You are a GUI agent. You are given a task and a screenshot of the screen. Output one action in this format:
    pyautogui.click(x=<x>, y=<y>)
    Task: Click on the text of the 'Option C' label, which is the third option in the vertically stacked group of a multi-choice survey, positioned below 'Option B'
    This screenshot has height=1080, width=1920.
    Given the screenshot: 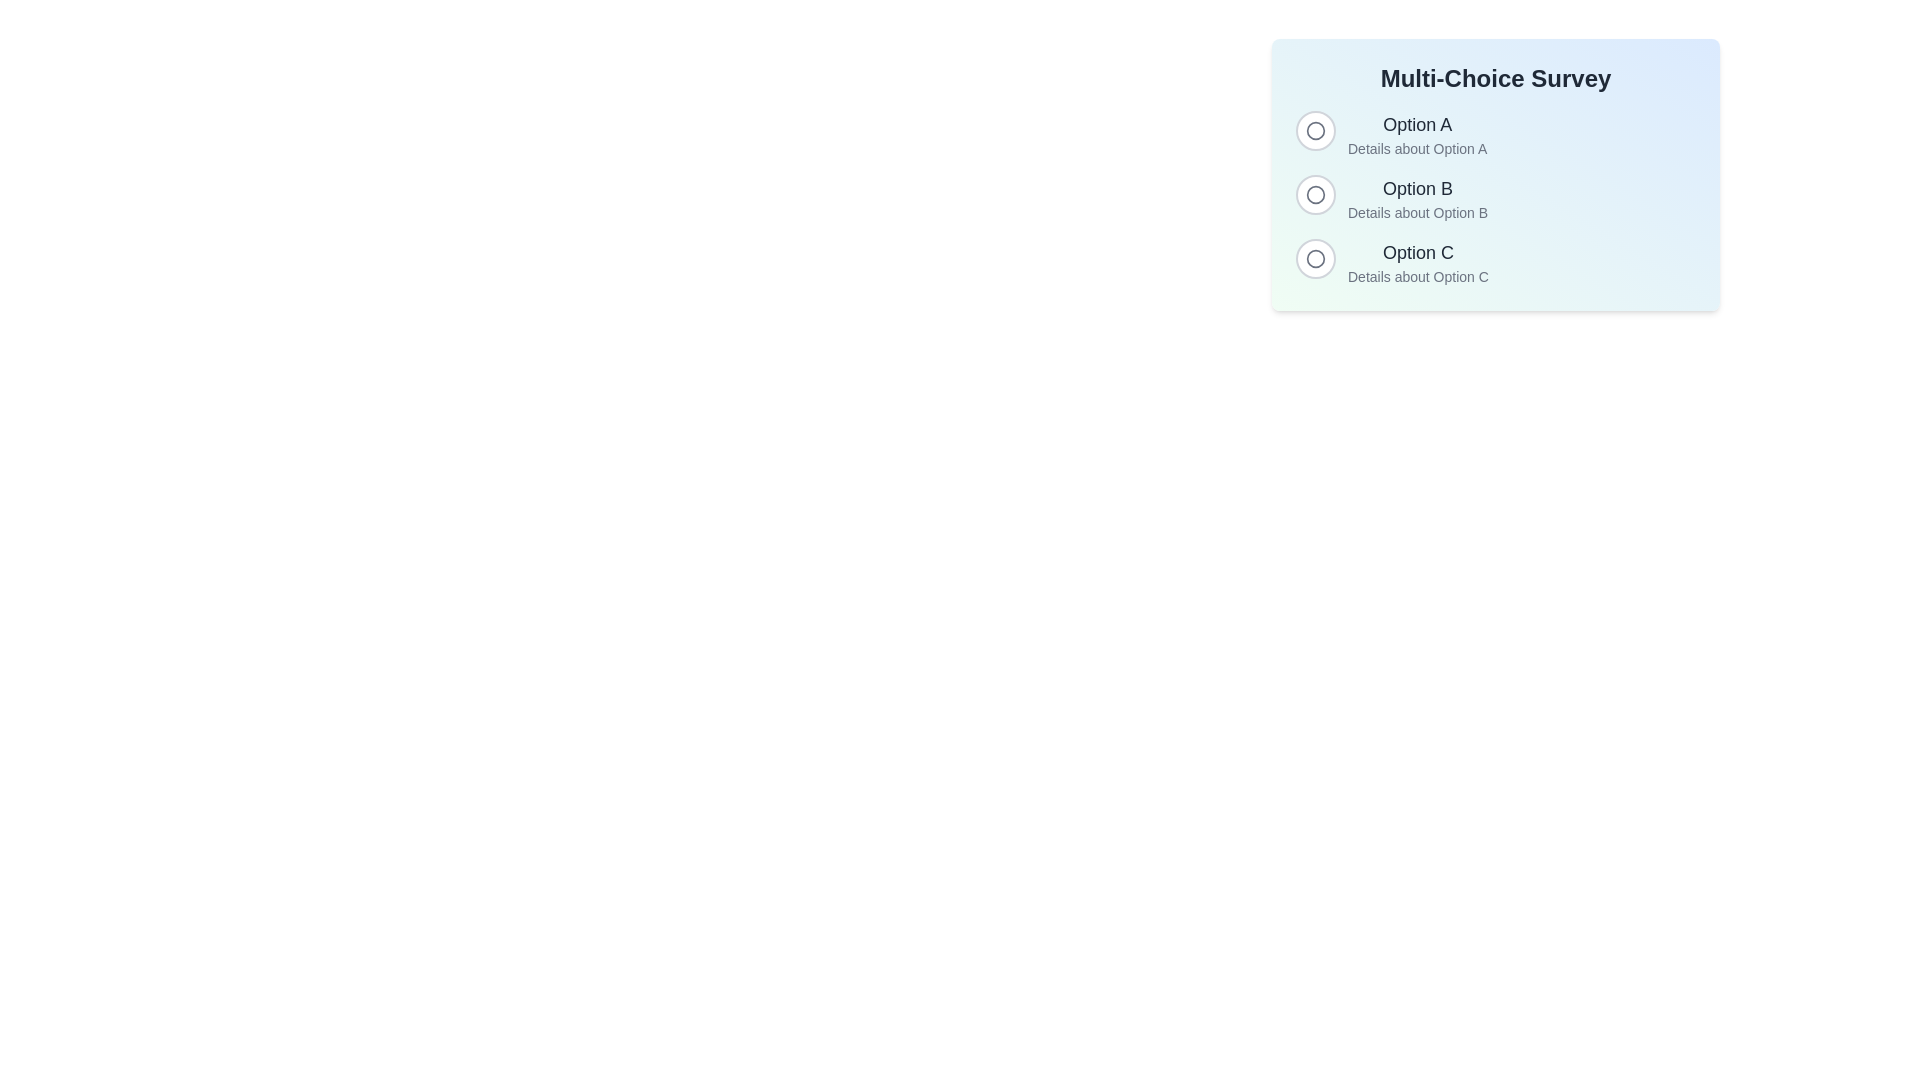 What is the action you would take?
    pyautogui.click(x=1417, y=261)
    